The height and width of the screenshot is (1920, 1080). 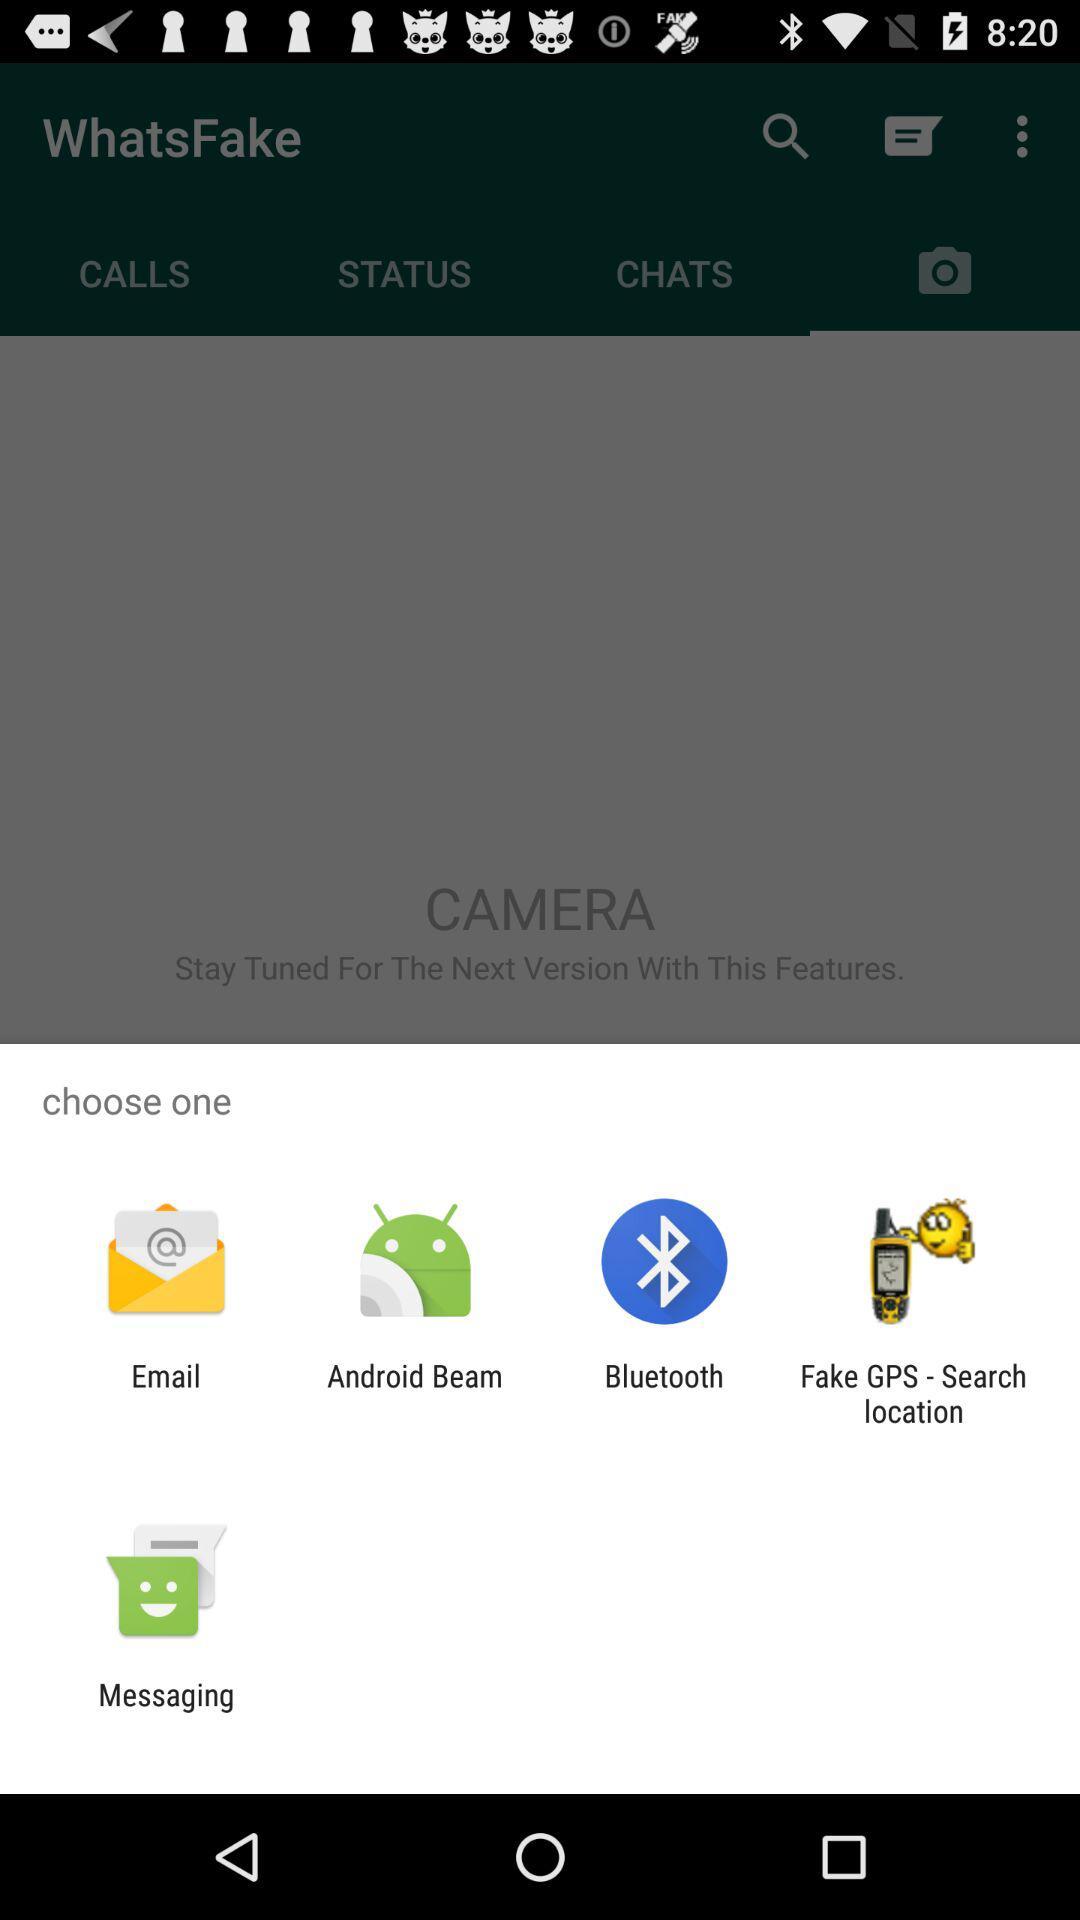 What do you see at coordinates (913, 1392) in the screenshot?
I see `icon at the bottom right corner` at bounding box center [913, 1392].